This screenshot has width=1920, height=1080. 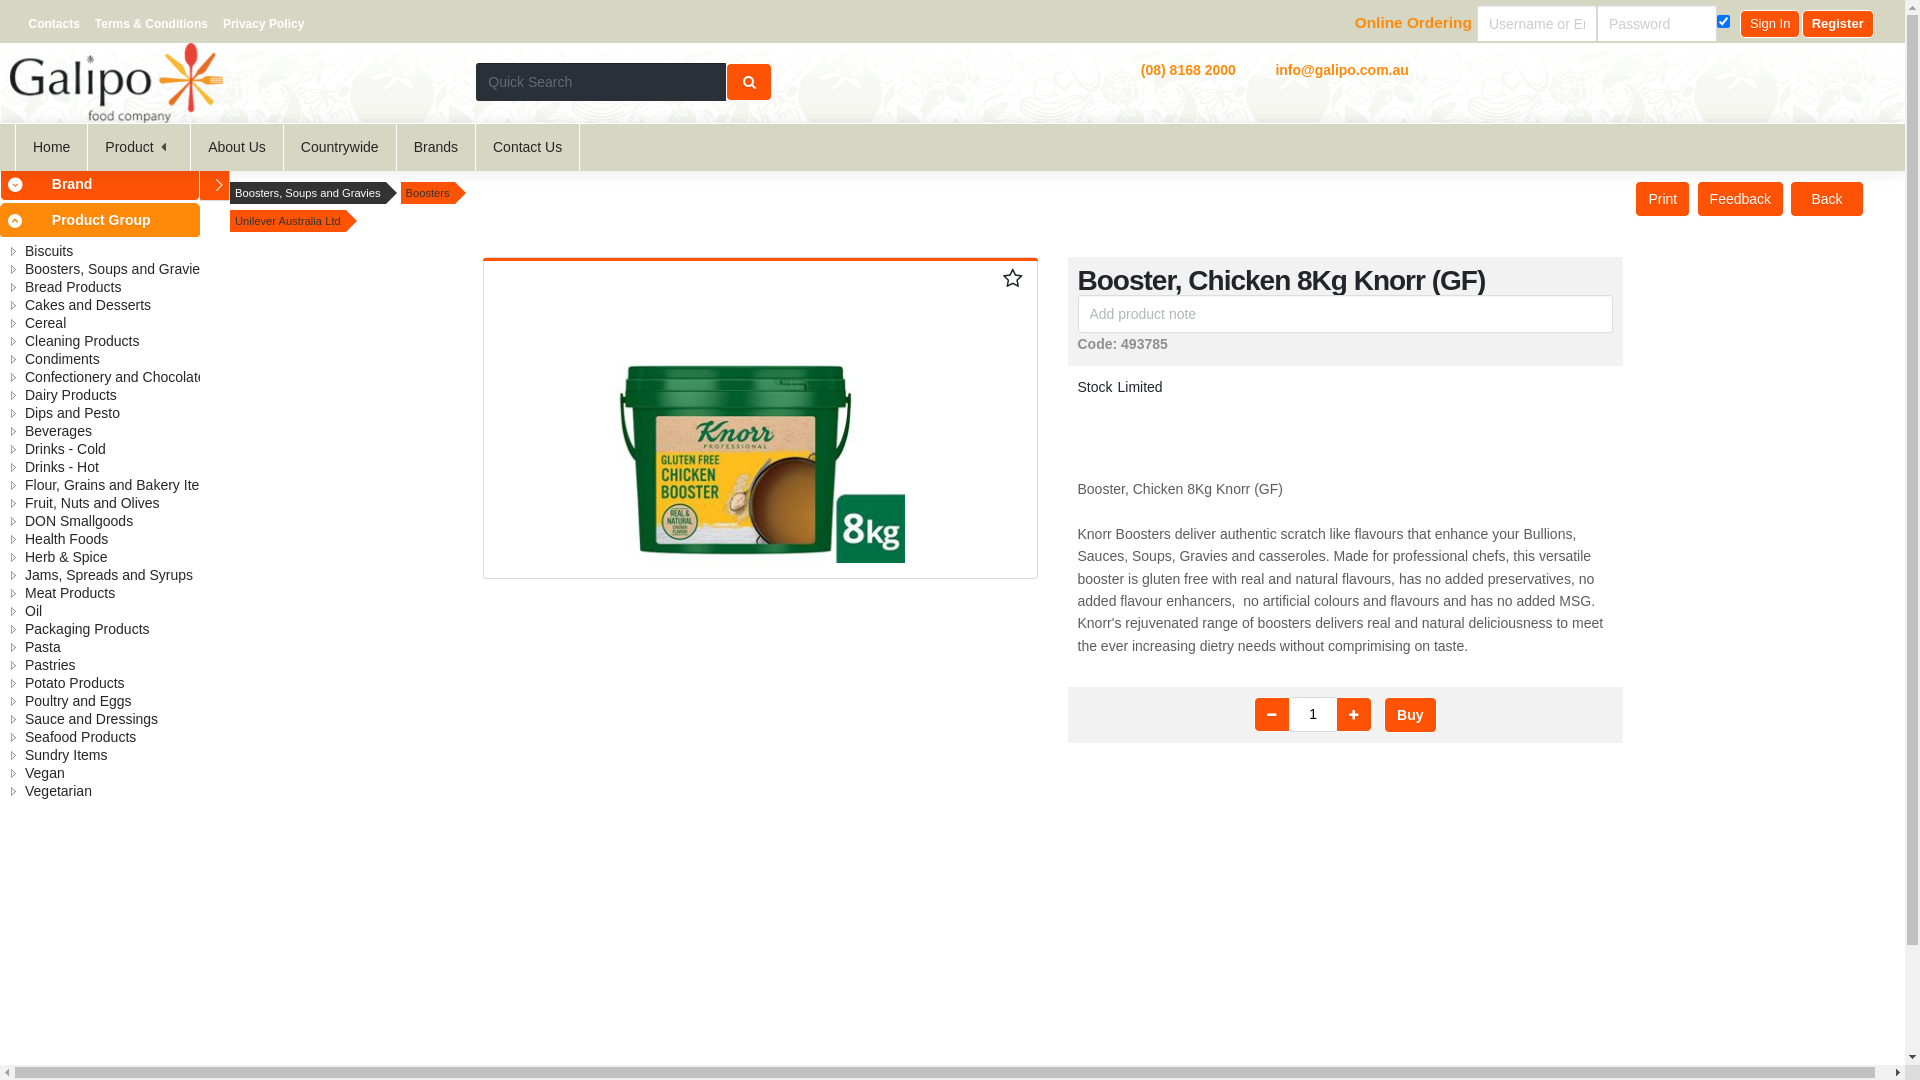 What do you see at coordinates (23, 430) in the screenshot?
I see `'Beverages'` at bounding box center [23, 430].